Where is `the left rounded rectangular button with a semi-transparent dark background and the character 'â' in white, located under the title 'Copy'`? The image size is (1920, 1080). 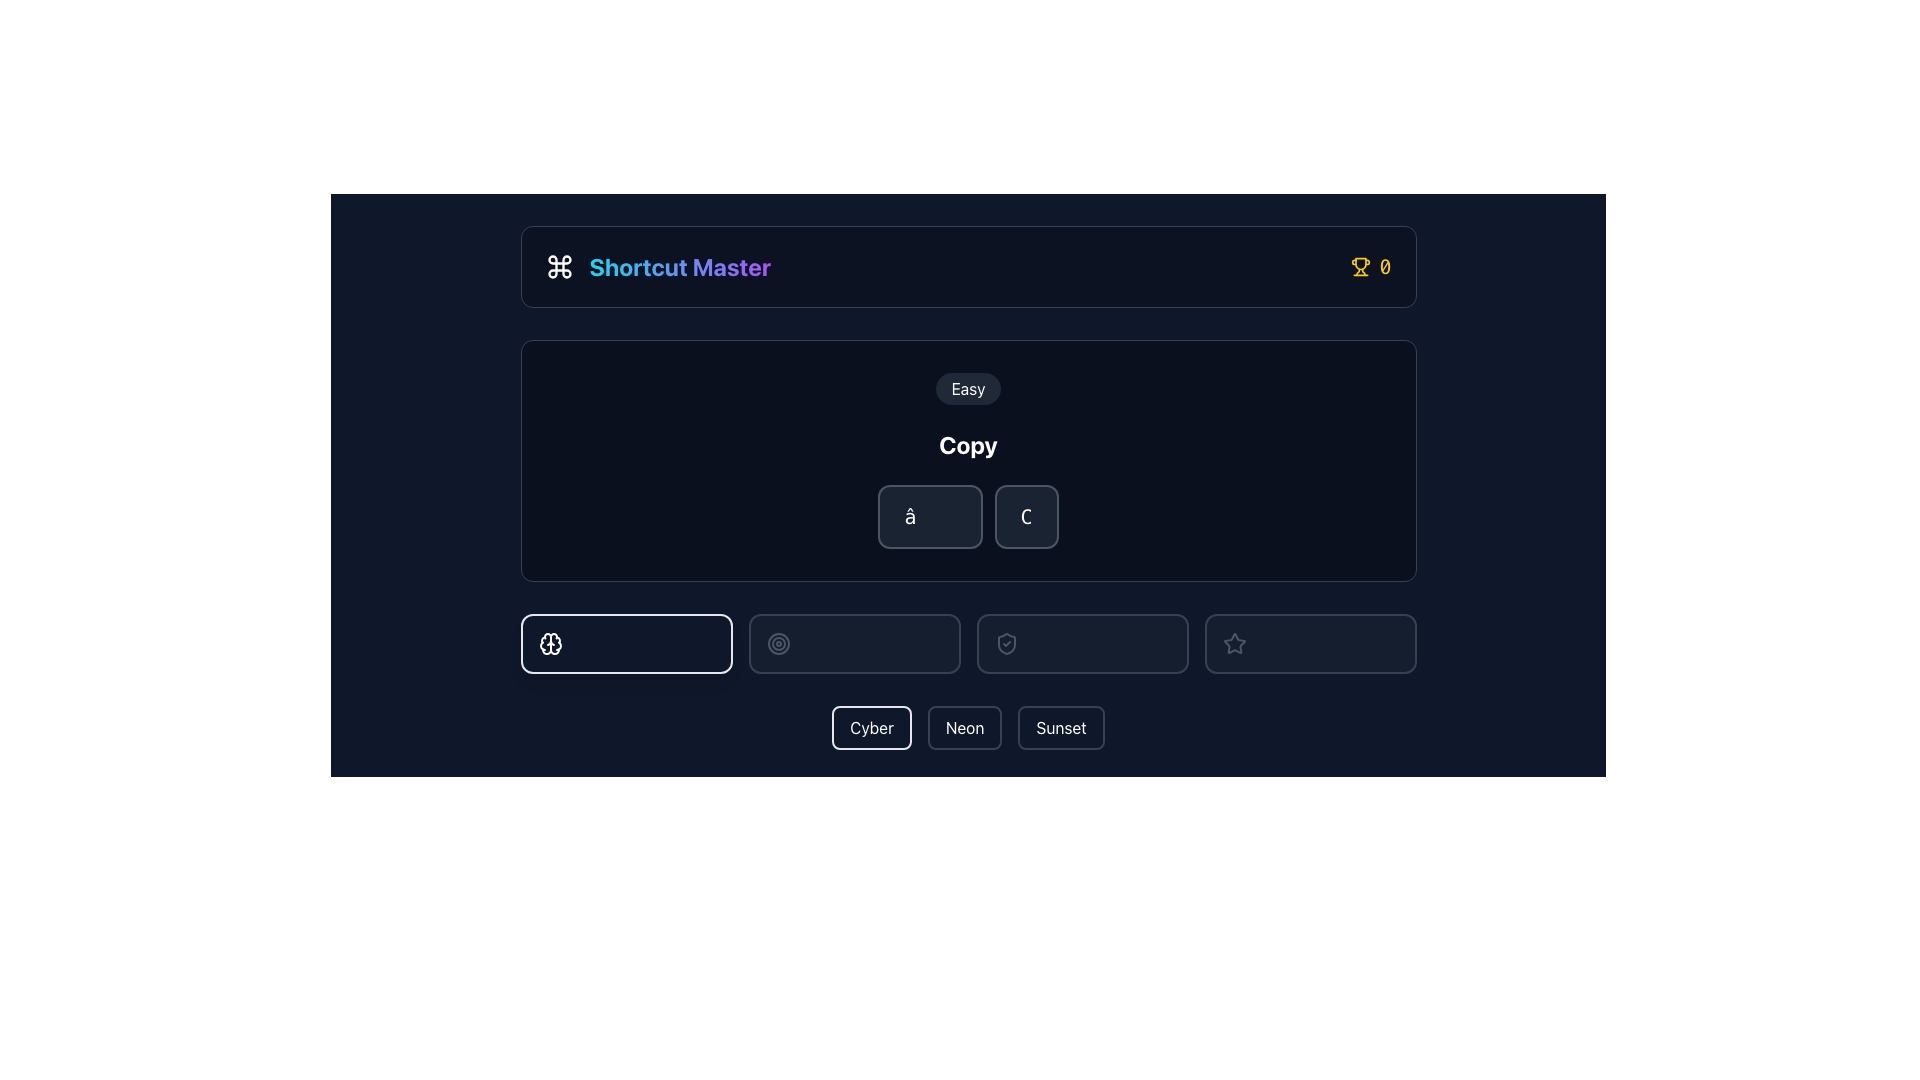
the left rounded rectangular button with a semi-transparent dark background and the character 'â' in white, located under the title 'Copy' is located at coordinates (929, 515).